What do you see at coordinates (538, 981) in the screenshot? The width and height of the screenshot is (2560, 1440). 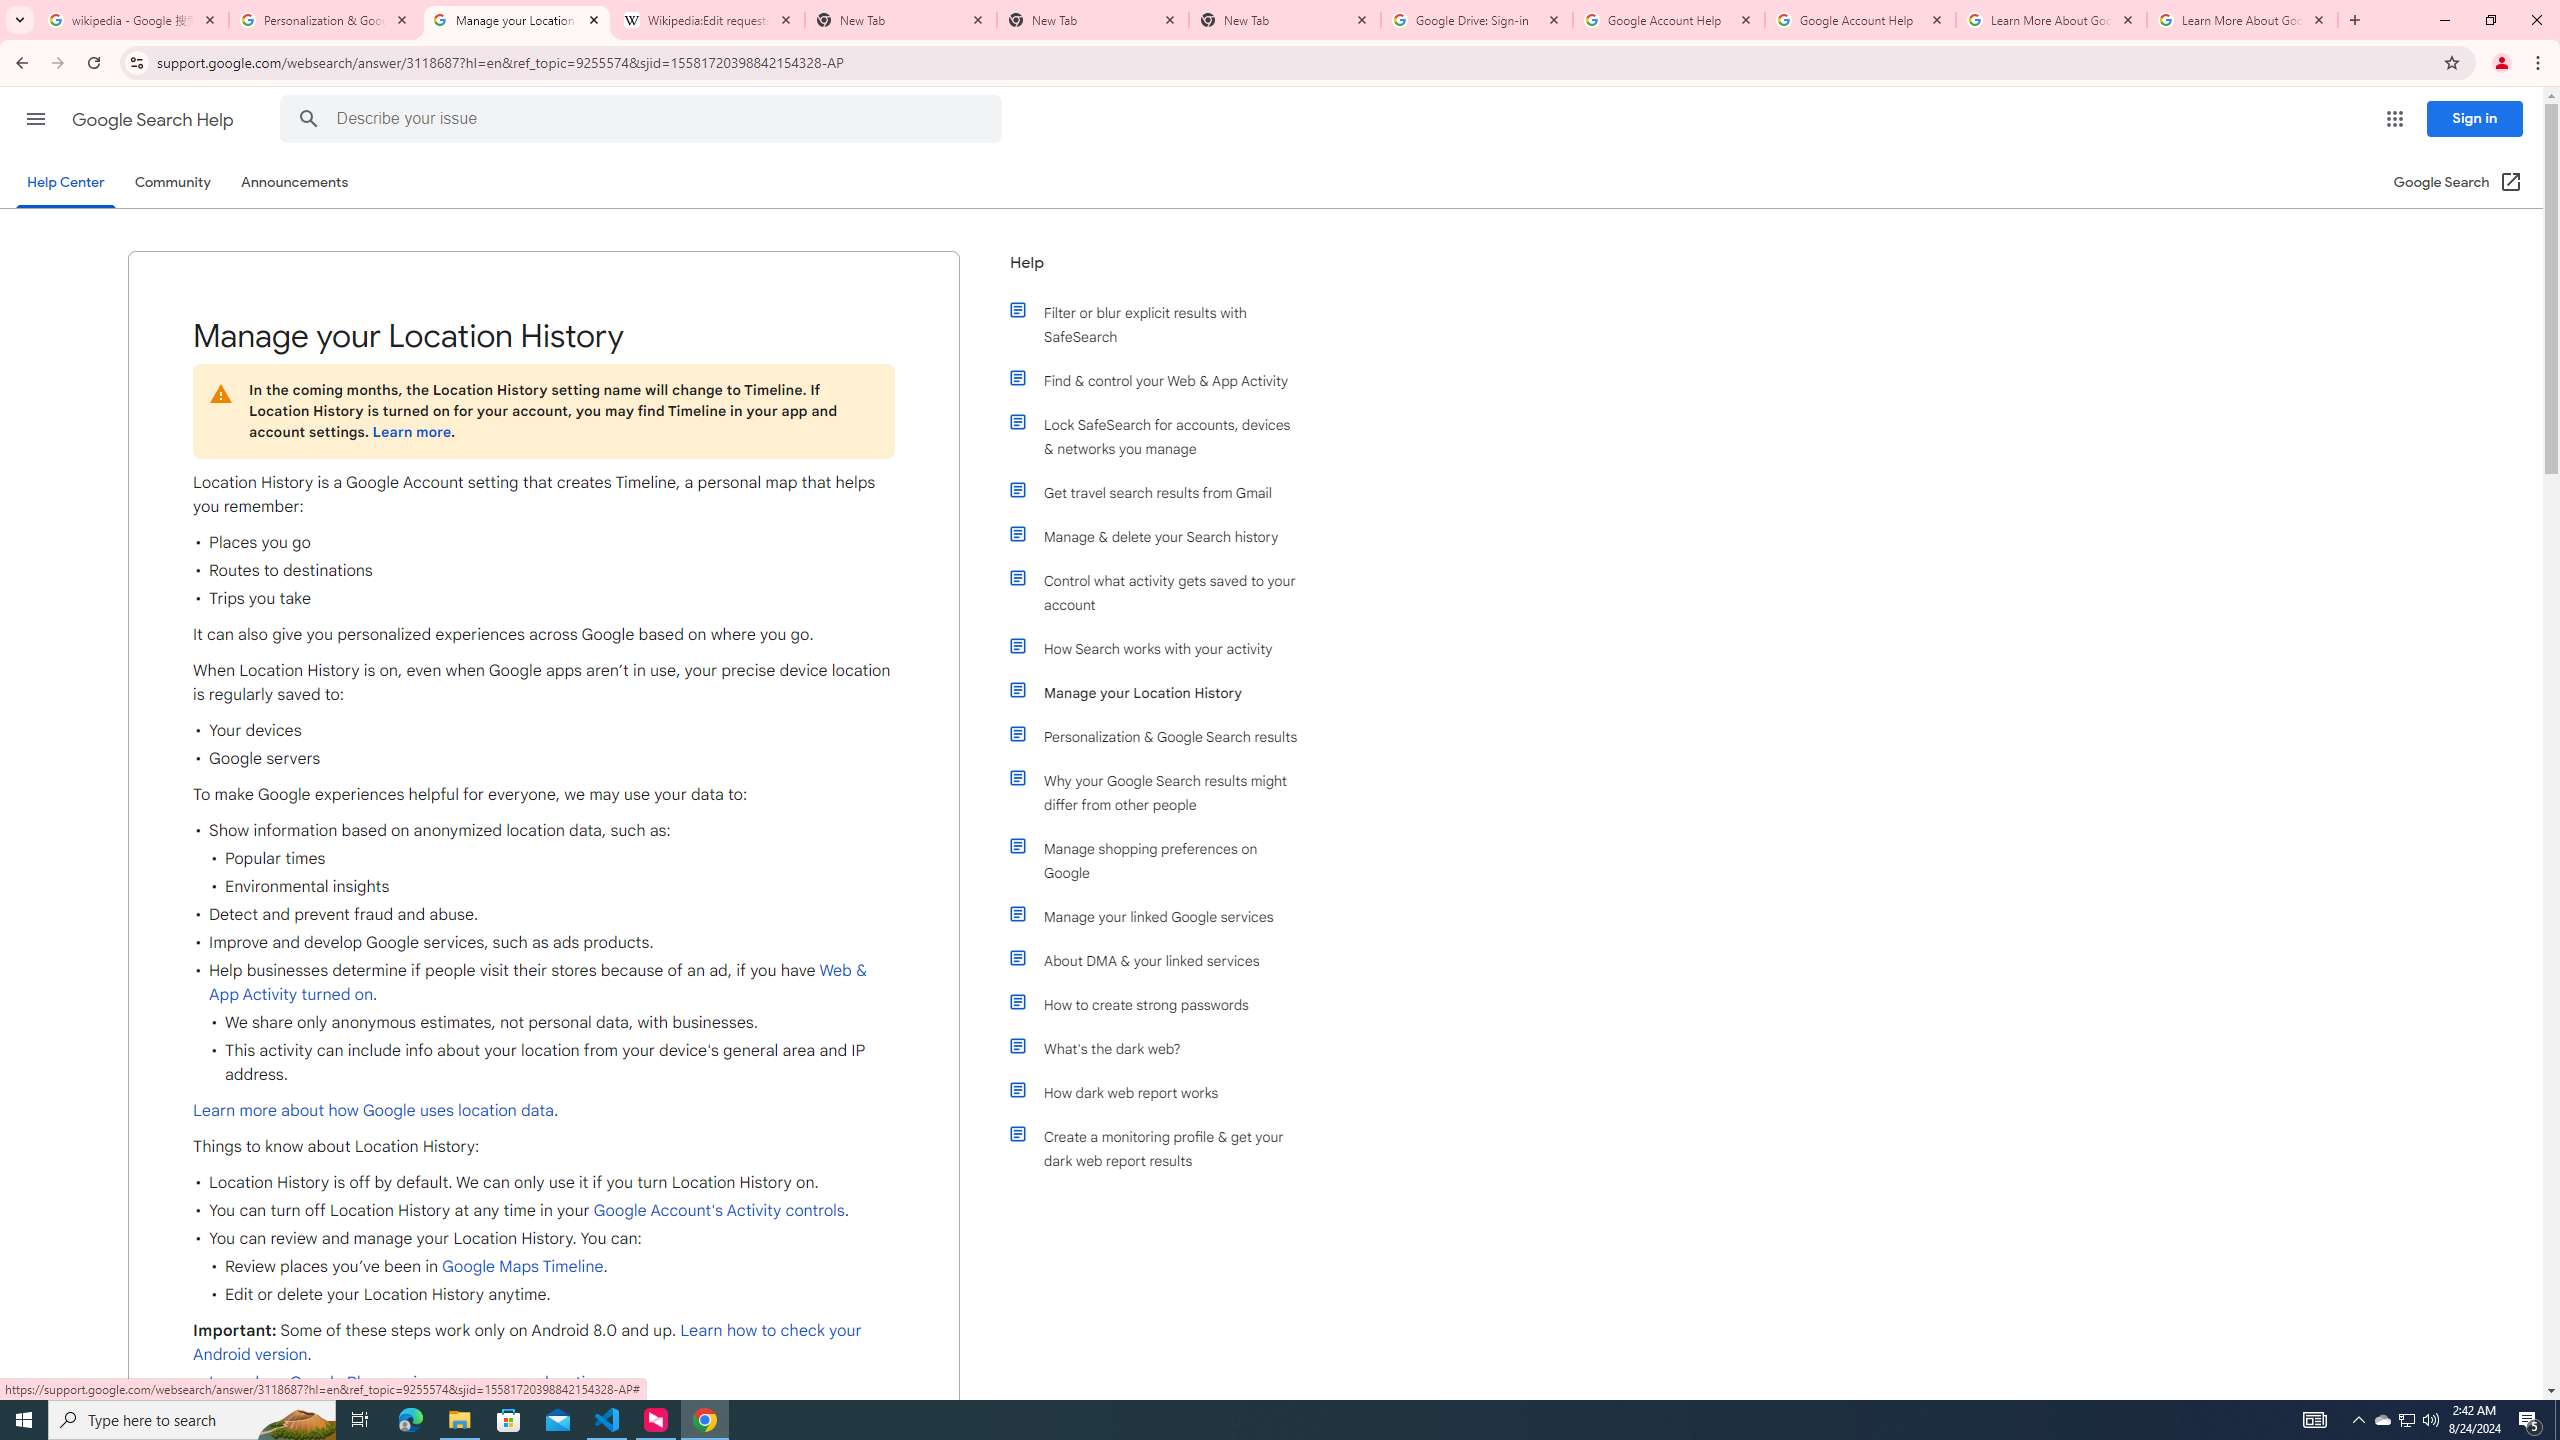 I see `'Web & App Activity turned on'` at bounding box center [538, 981].